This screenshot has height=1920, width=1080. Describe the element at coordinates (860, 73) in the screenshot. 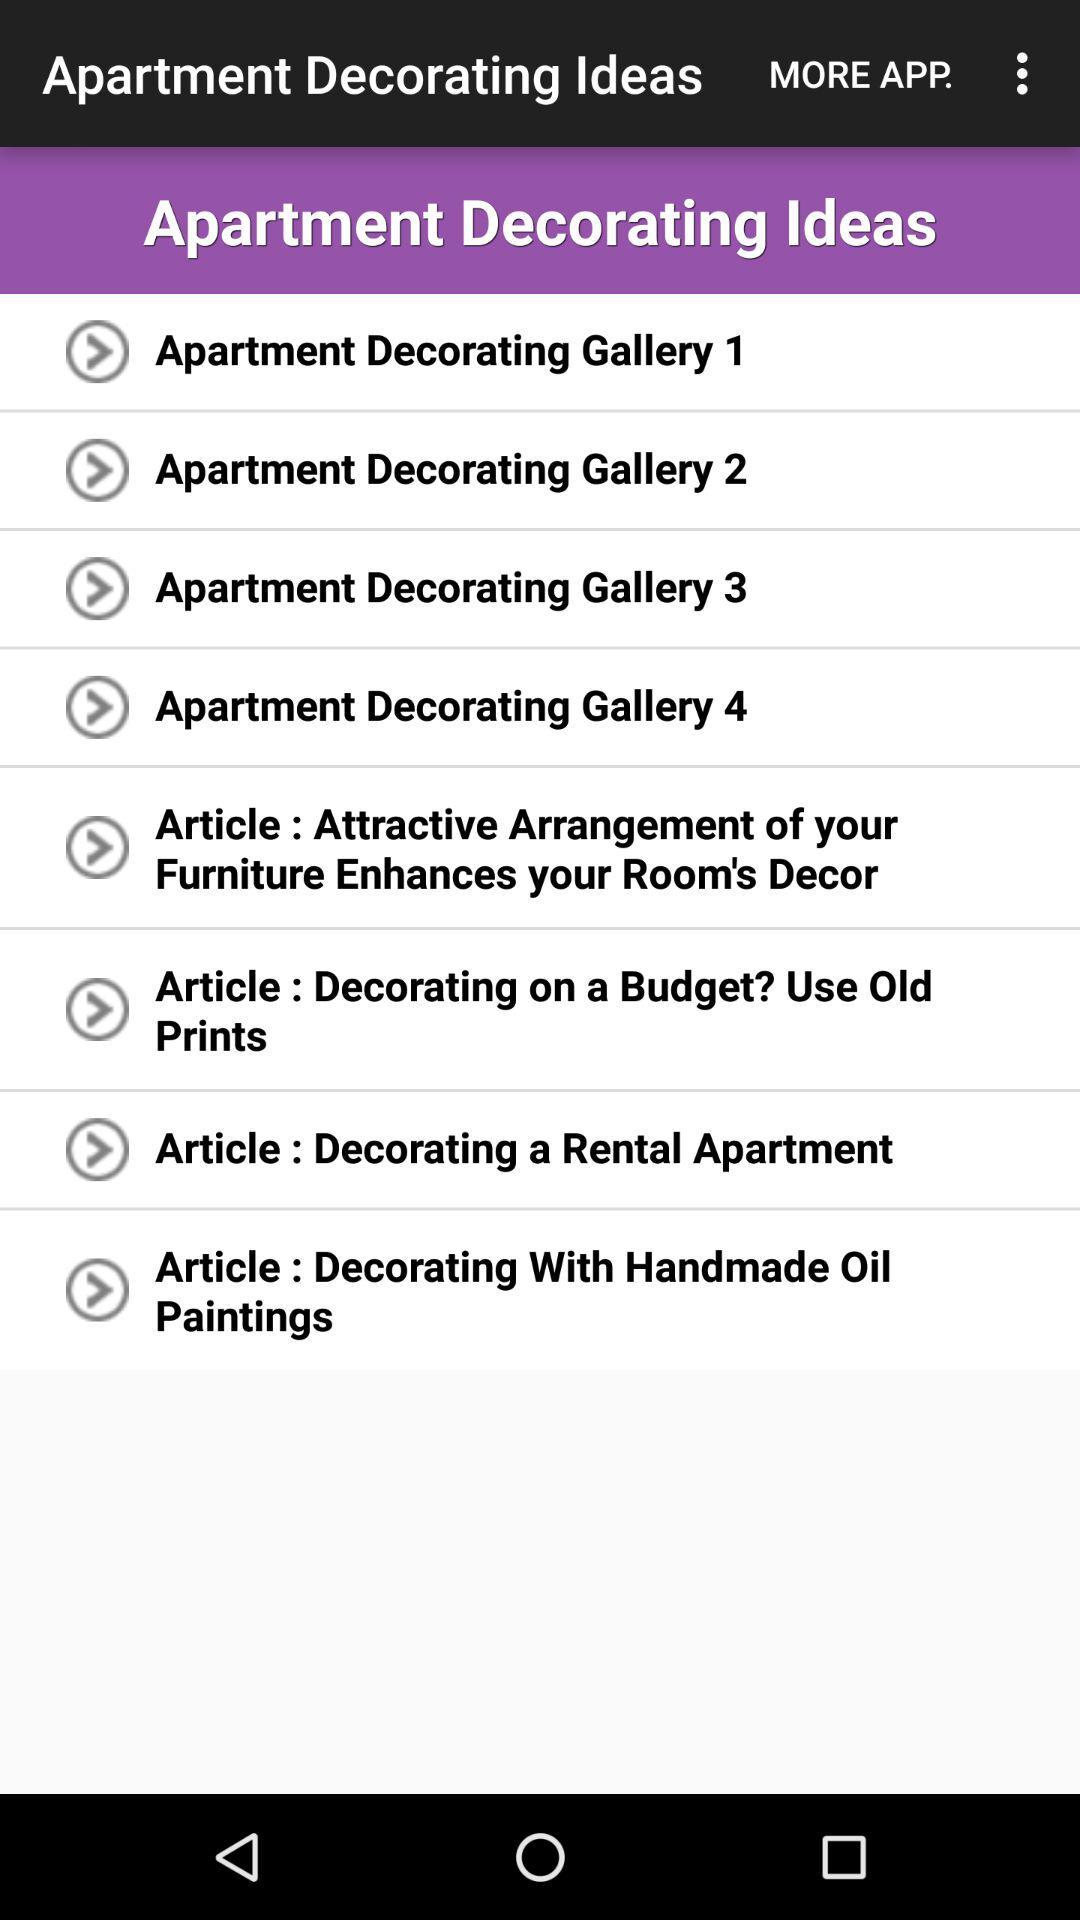

I see `the app above the apartment decorating ideas` at that location.